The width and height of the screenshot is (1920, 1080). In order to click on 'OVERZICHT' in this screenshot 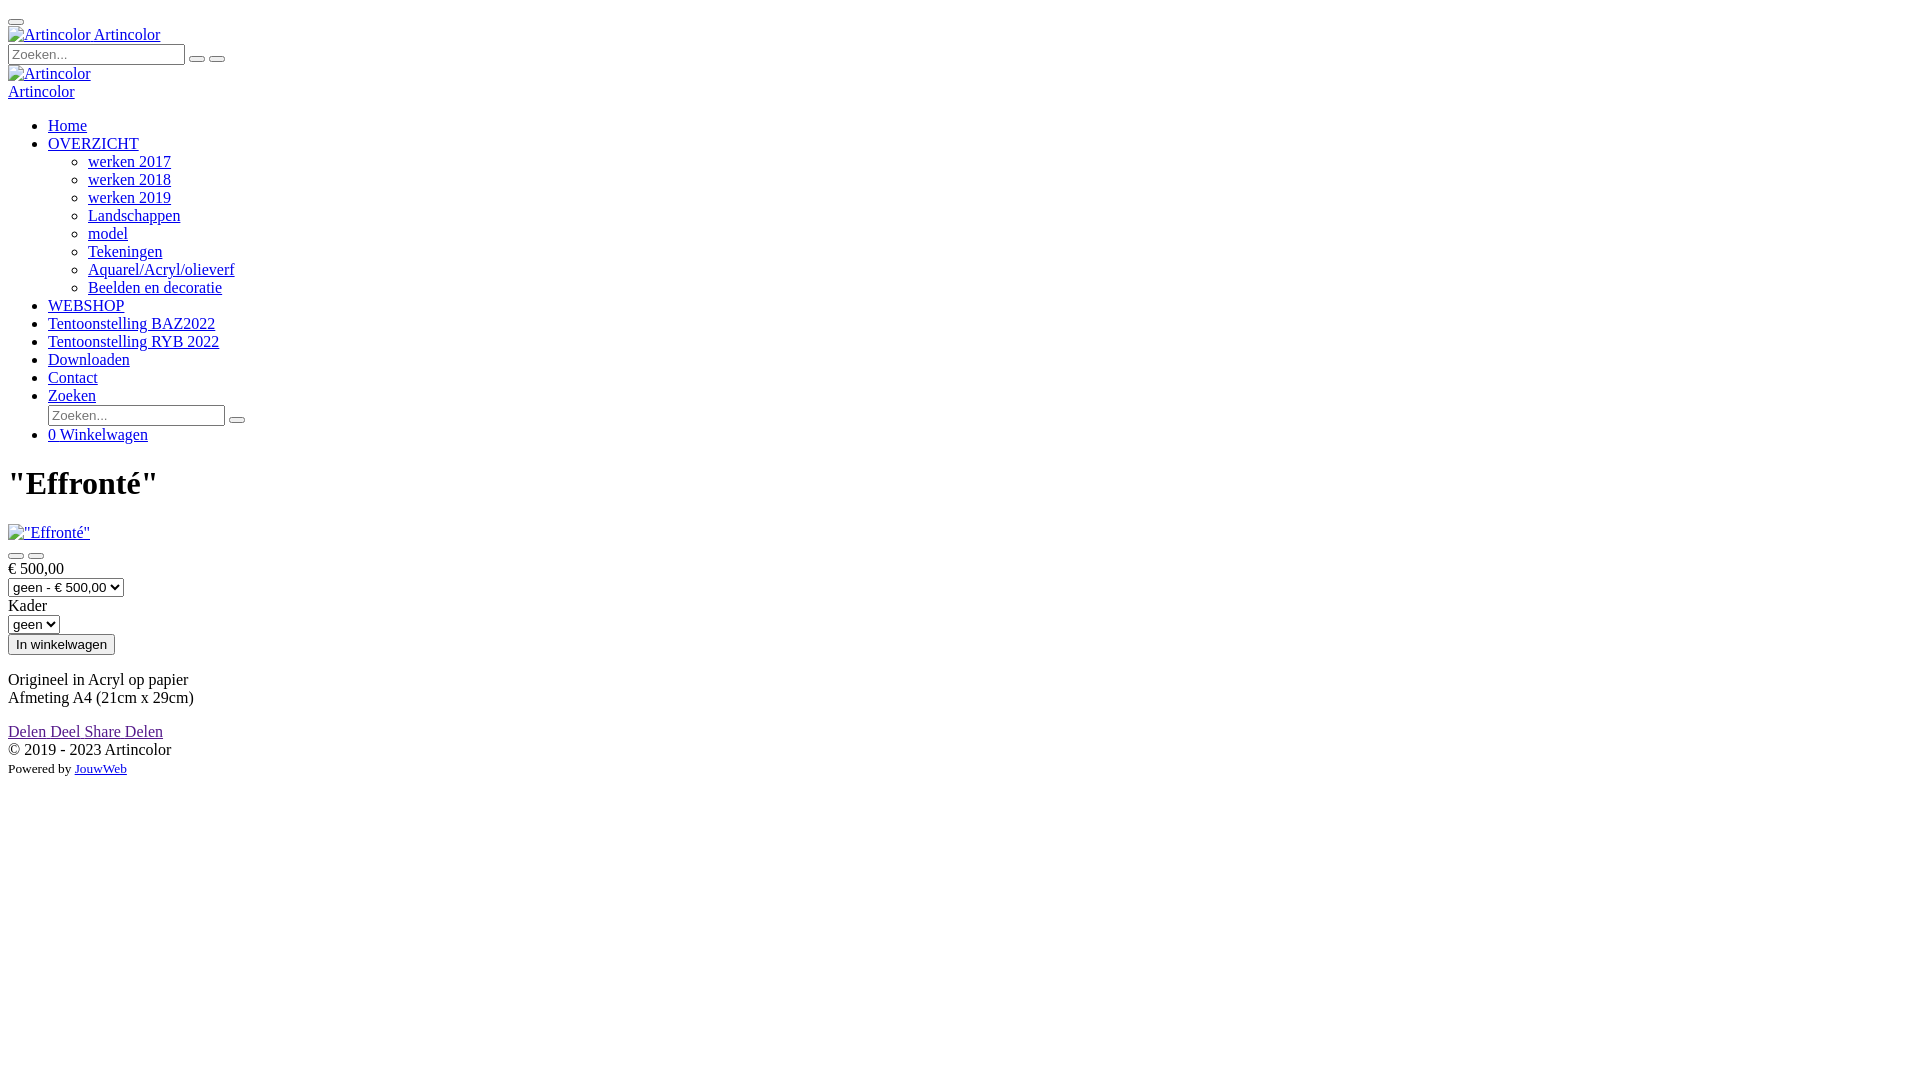, I will do `click(92, 142)`.